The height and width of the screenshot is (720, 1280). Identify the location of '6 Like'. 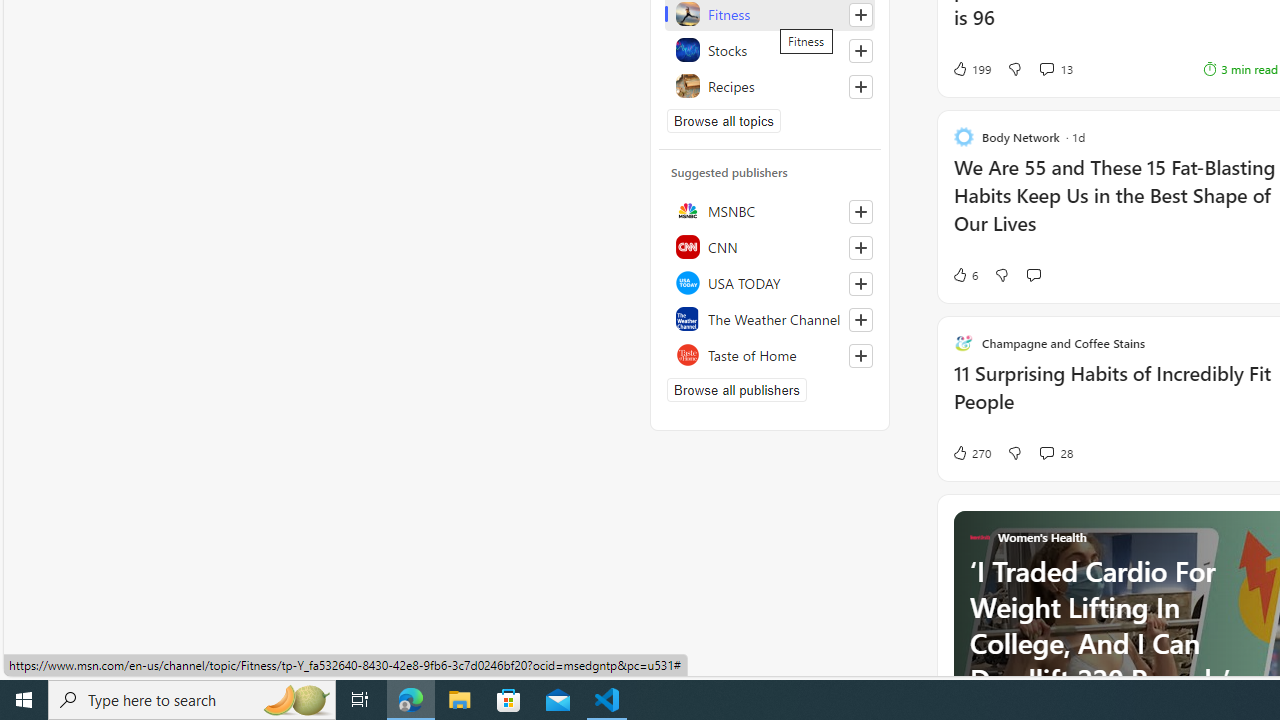
(964, 275).